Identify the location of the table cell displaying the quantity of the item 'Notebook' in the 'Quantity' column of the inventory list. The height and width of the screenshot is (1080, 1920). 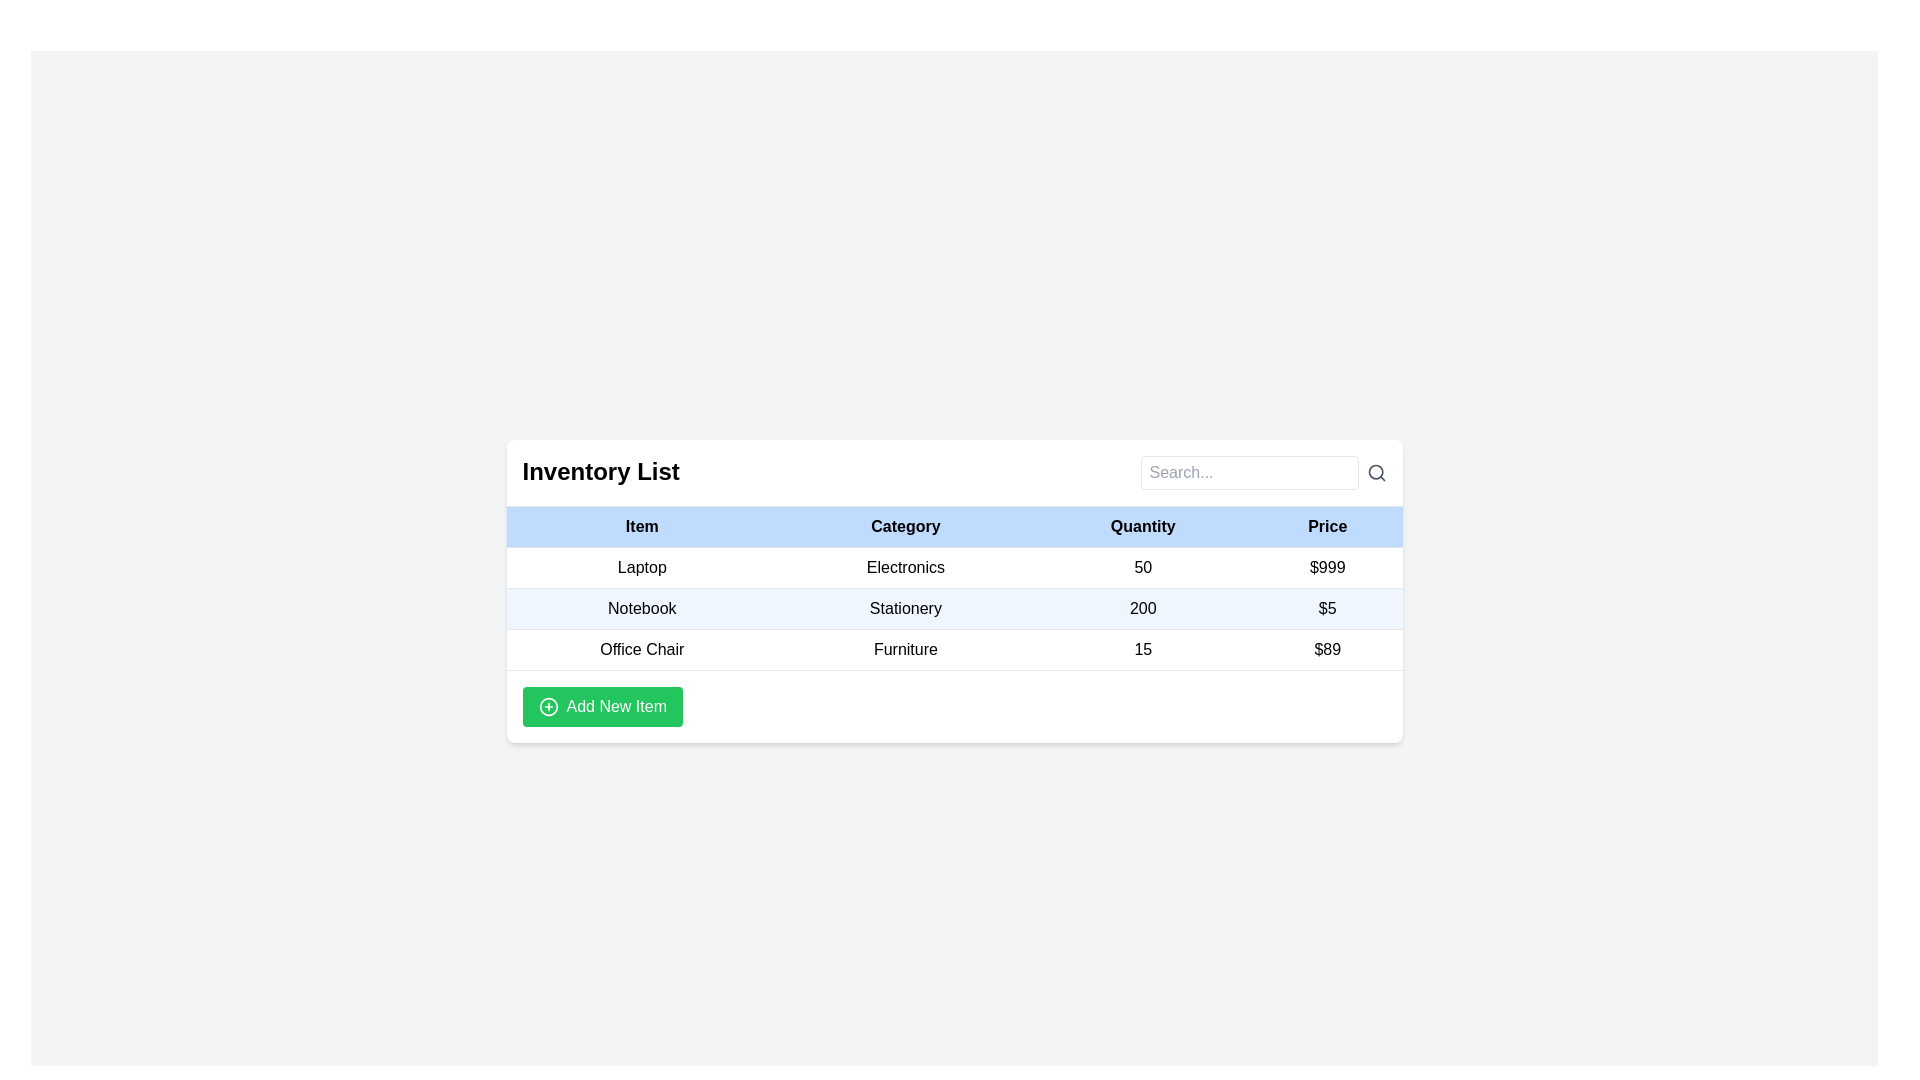
(1143, 607).